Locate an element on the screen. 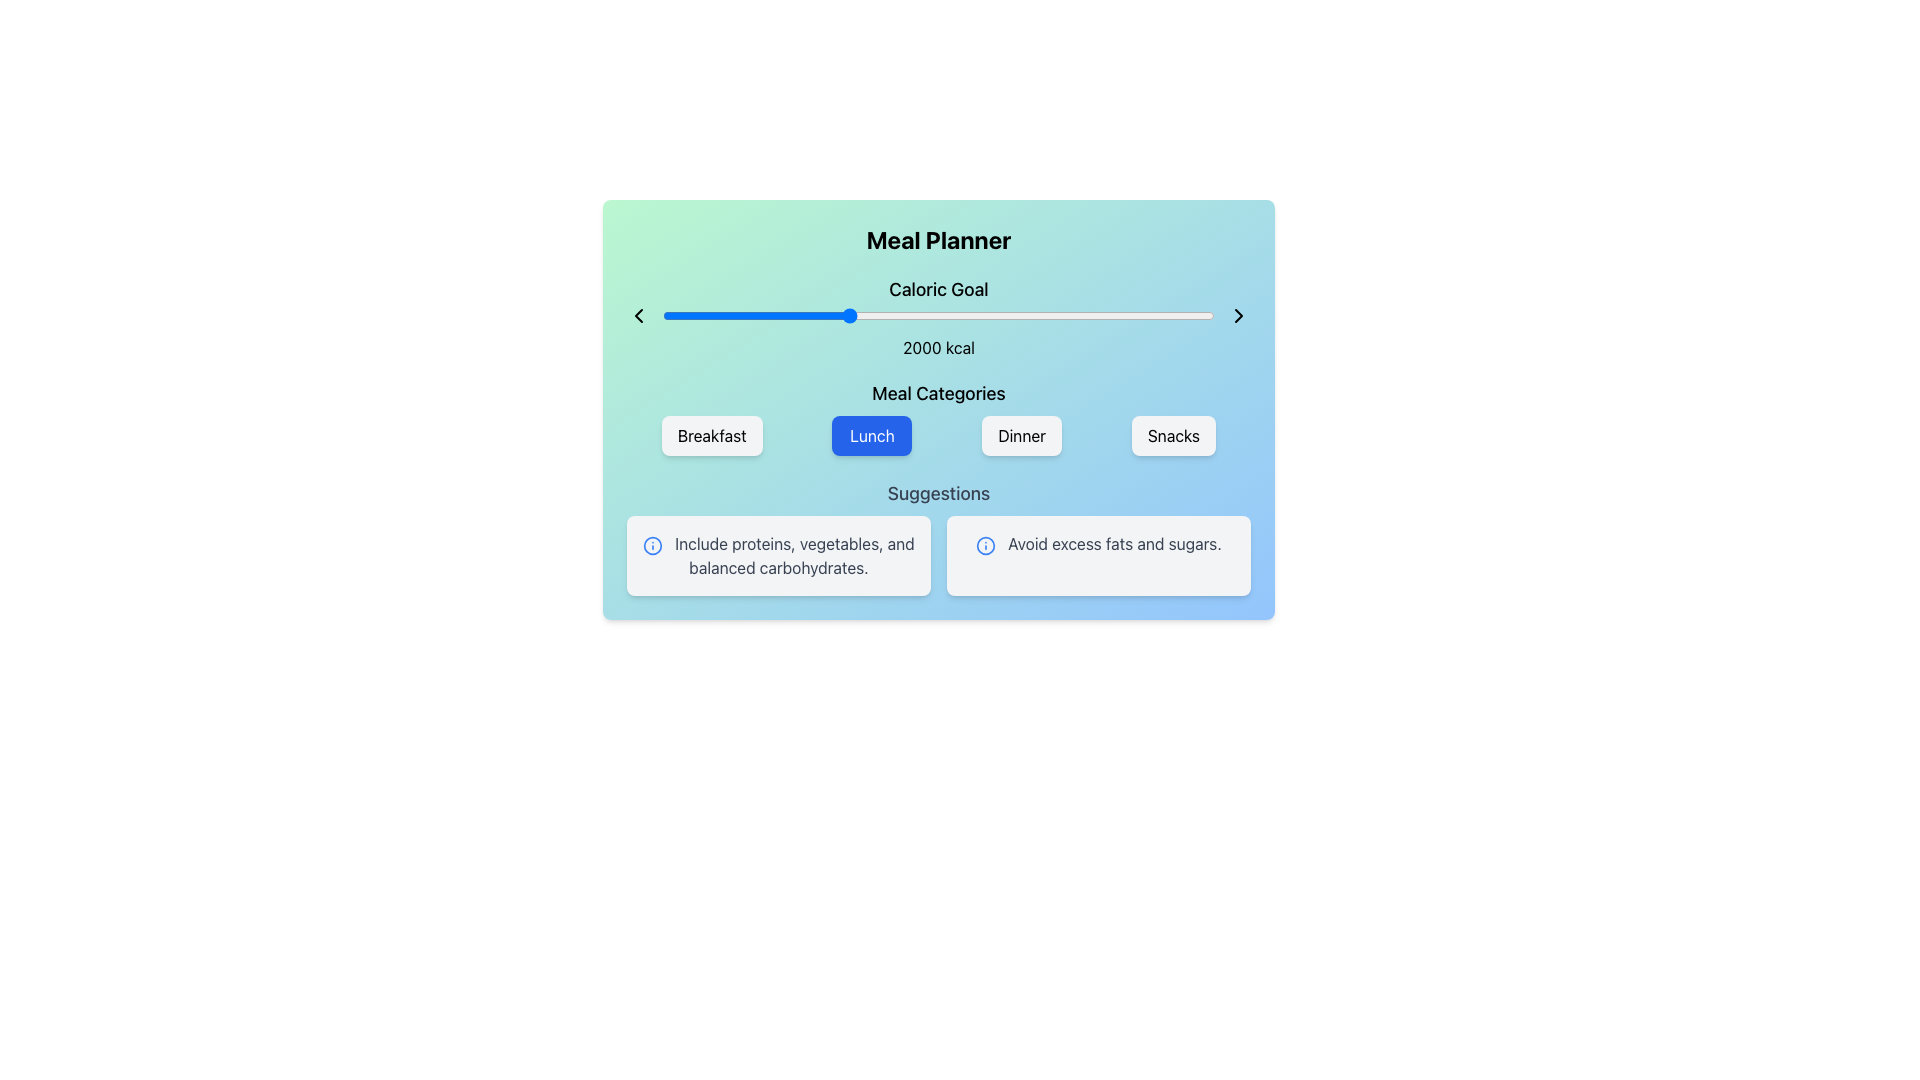  the first button from the left in the 'Meal Categories' section is located at coordinates (712, 434).